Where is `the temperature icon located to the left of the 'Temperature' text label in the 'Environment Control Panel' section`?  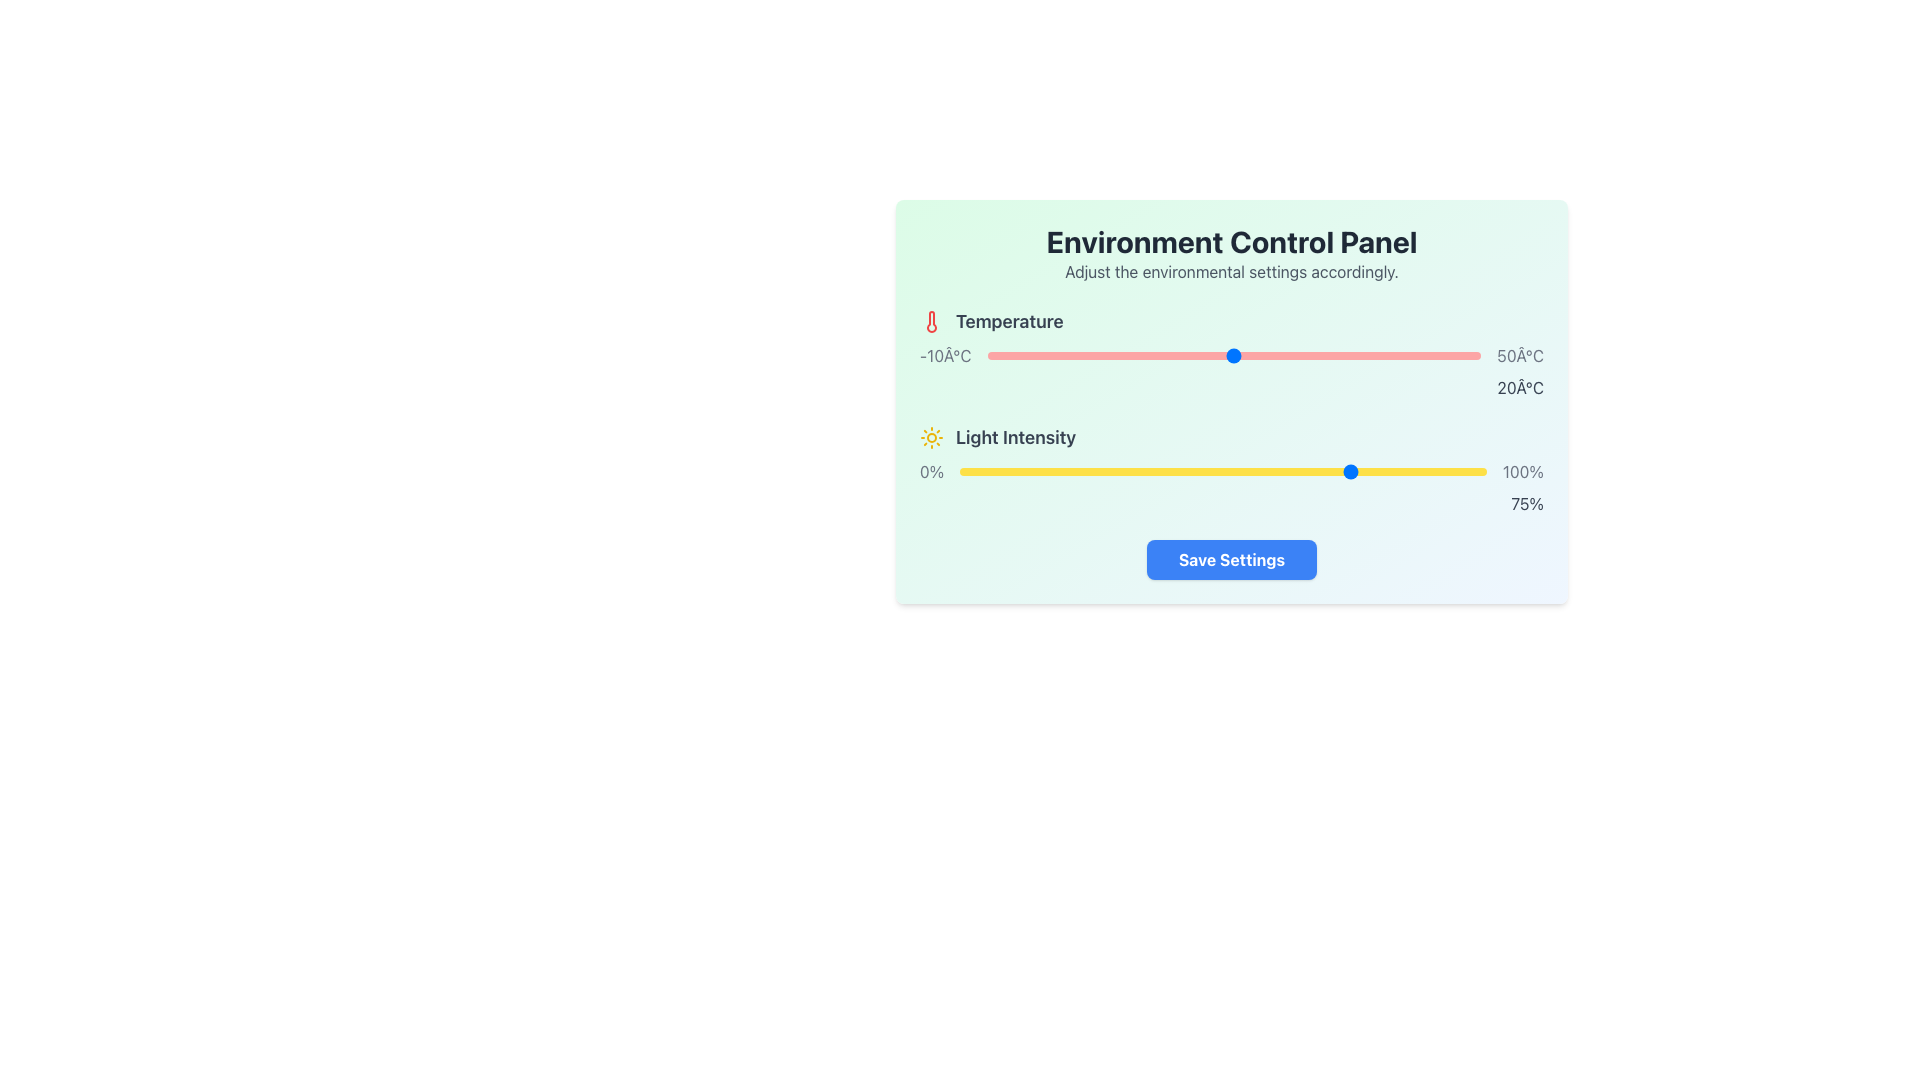
the temperature icon located to the left of the 'Temperature' text label in the 'Environment Control Panel' section is located at coordinates (930, 320).